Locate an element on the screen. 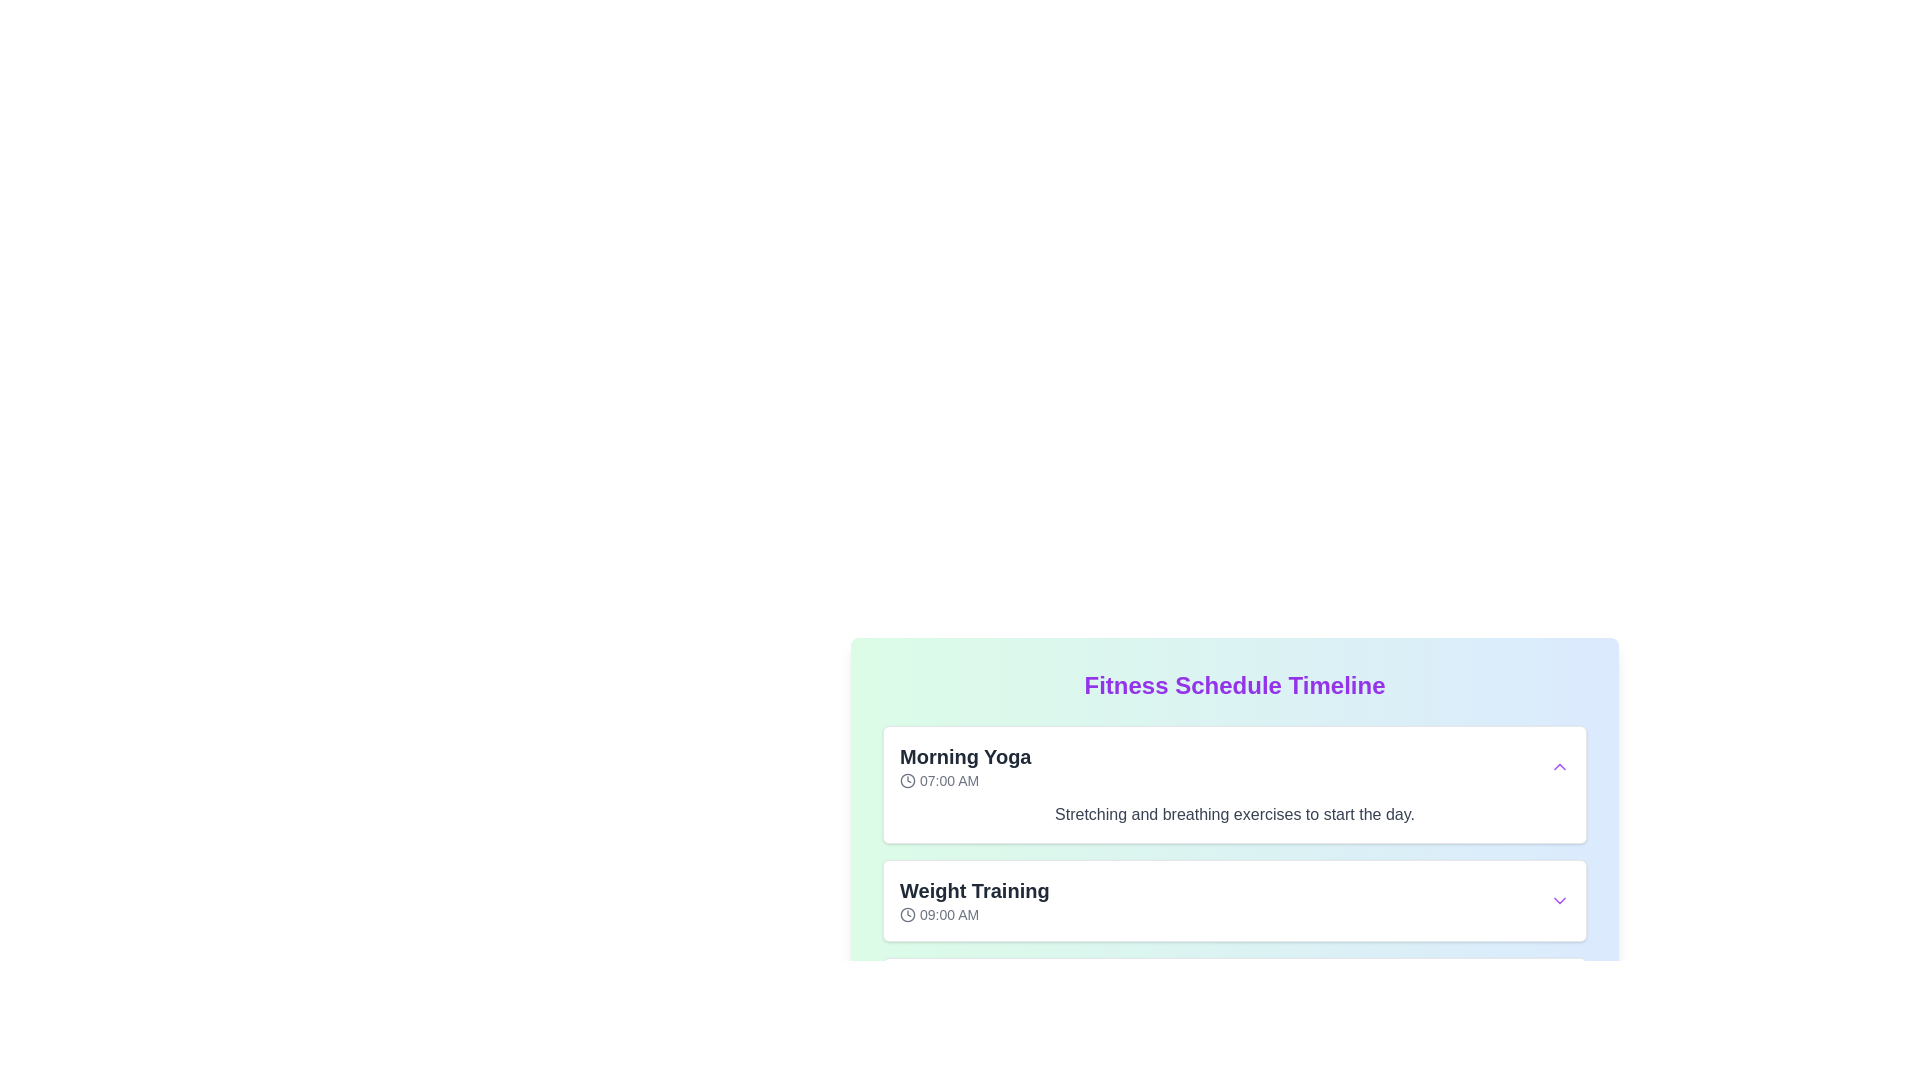 The image size is (1920, 1080). the clock icon in the second entry of the Fitness Schedule Timeline, which indicates the name and time of a session, specifically below the 'Morning Yoga' session is located at coordinates (974, 901).